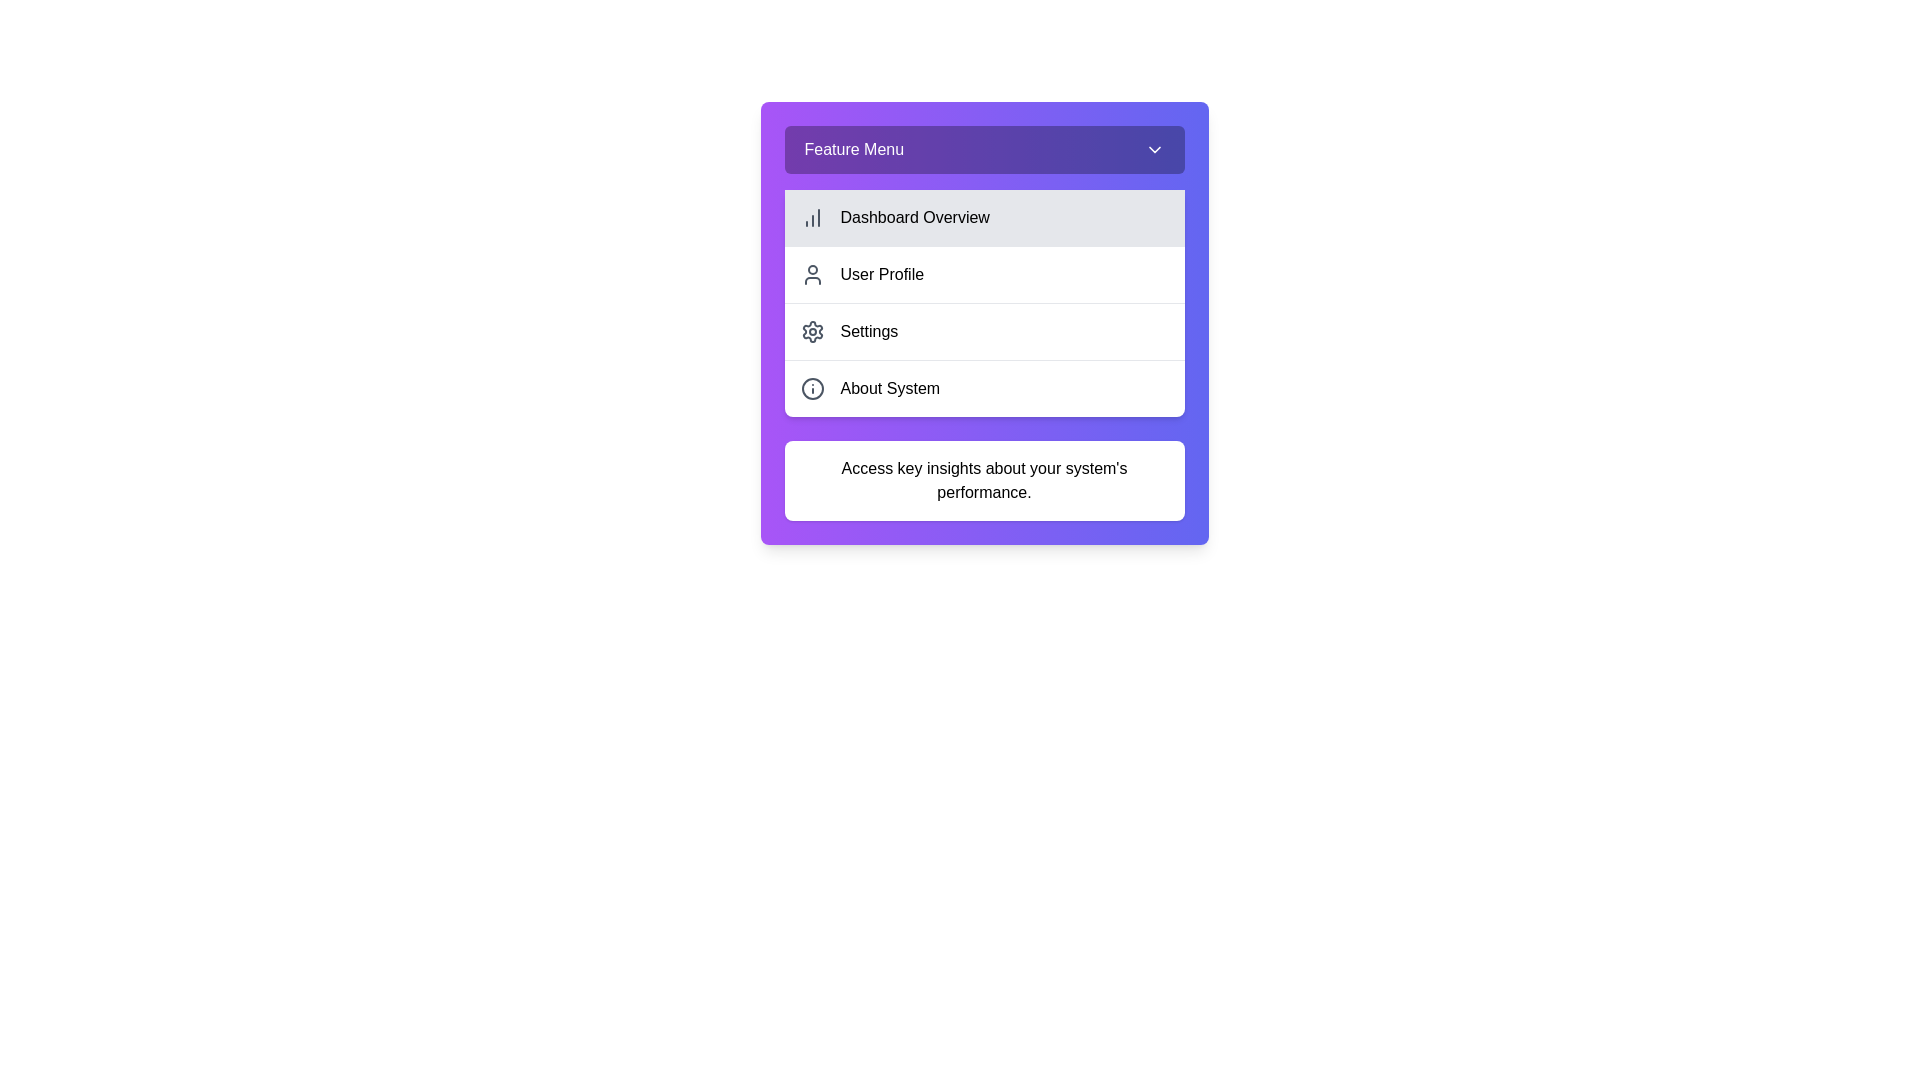  What do you see at coordinates (812, 218) in the screenshot?
I see `the 'Dashboard Overview' icon located to the left of the text 'Dashboard Overview' in the feature menu component` at bounding box center [812, 218].